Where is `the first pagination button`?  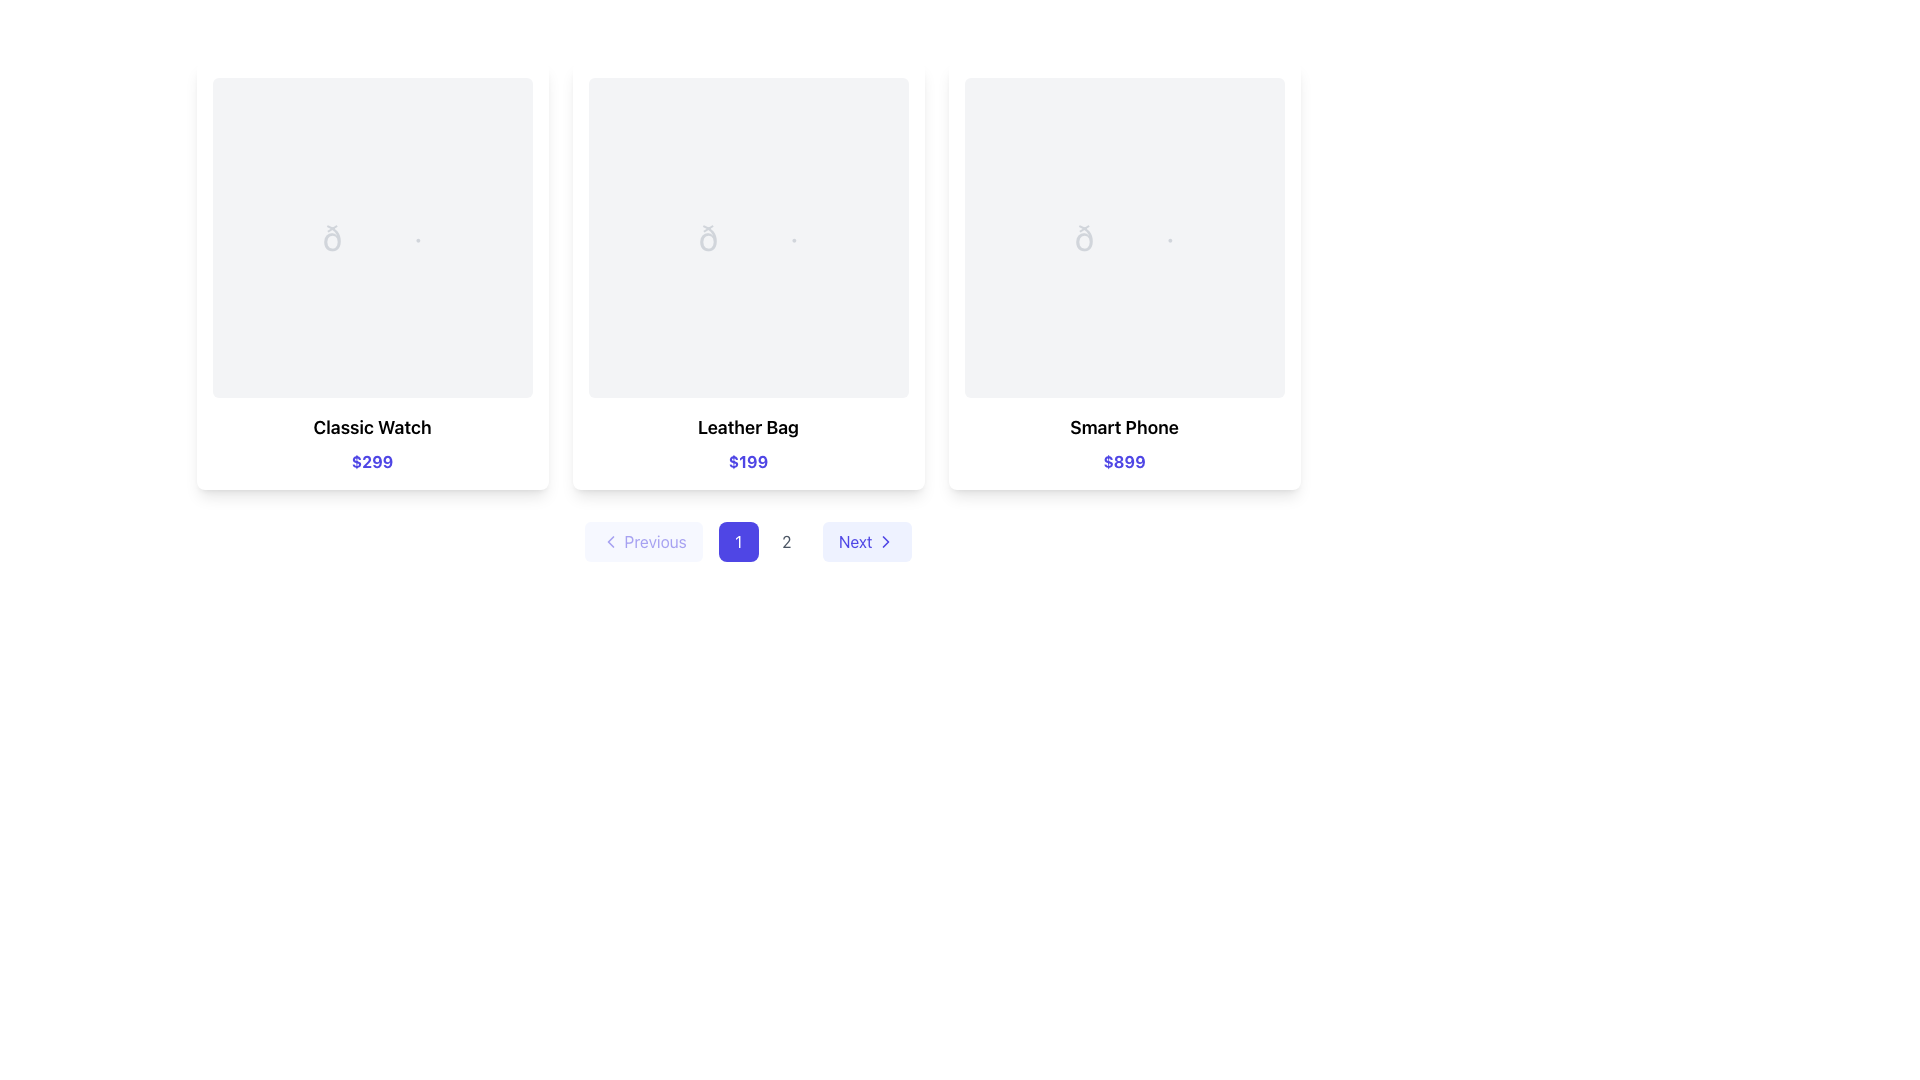 the first pagination button is located at coordinates (747, 542).